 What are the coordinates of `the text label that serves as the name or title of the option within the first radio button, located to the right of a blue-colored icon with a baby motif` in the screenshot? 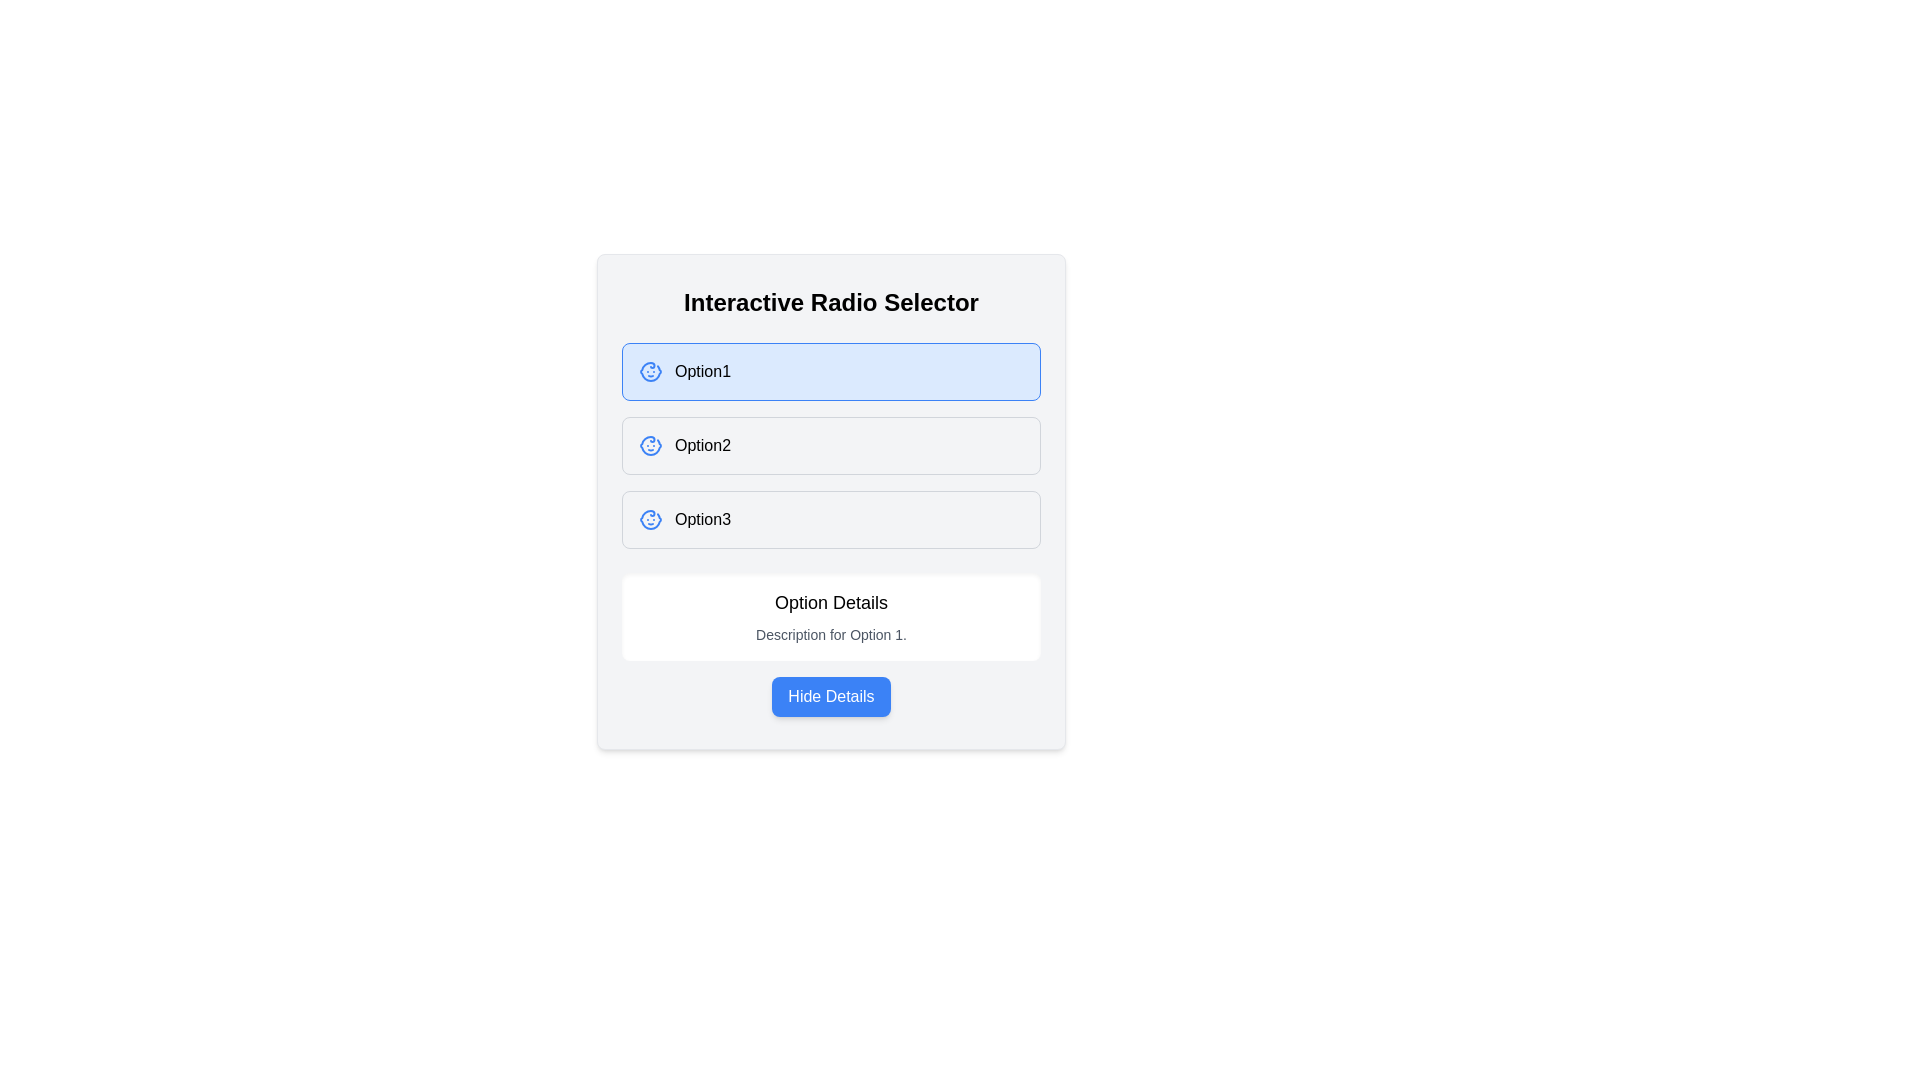 It's located at (703, 371).